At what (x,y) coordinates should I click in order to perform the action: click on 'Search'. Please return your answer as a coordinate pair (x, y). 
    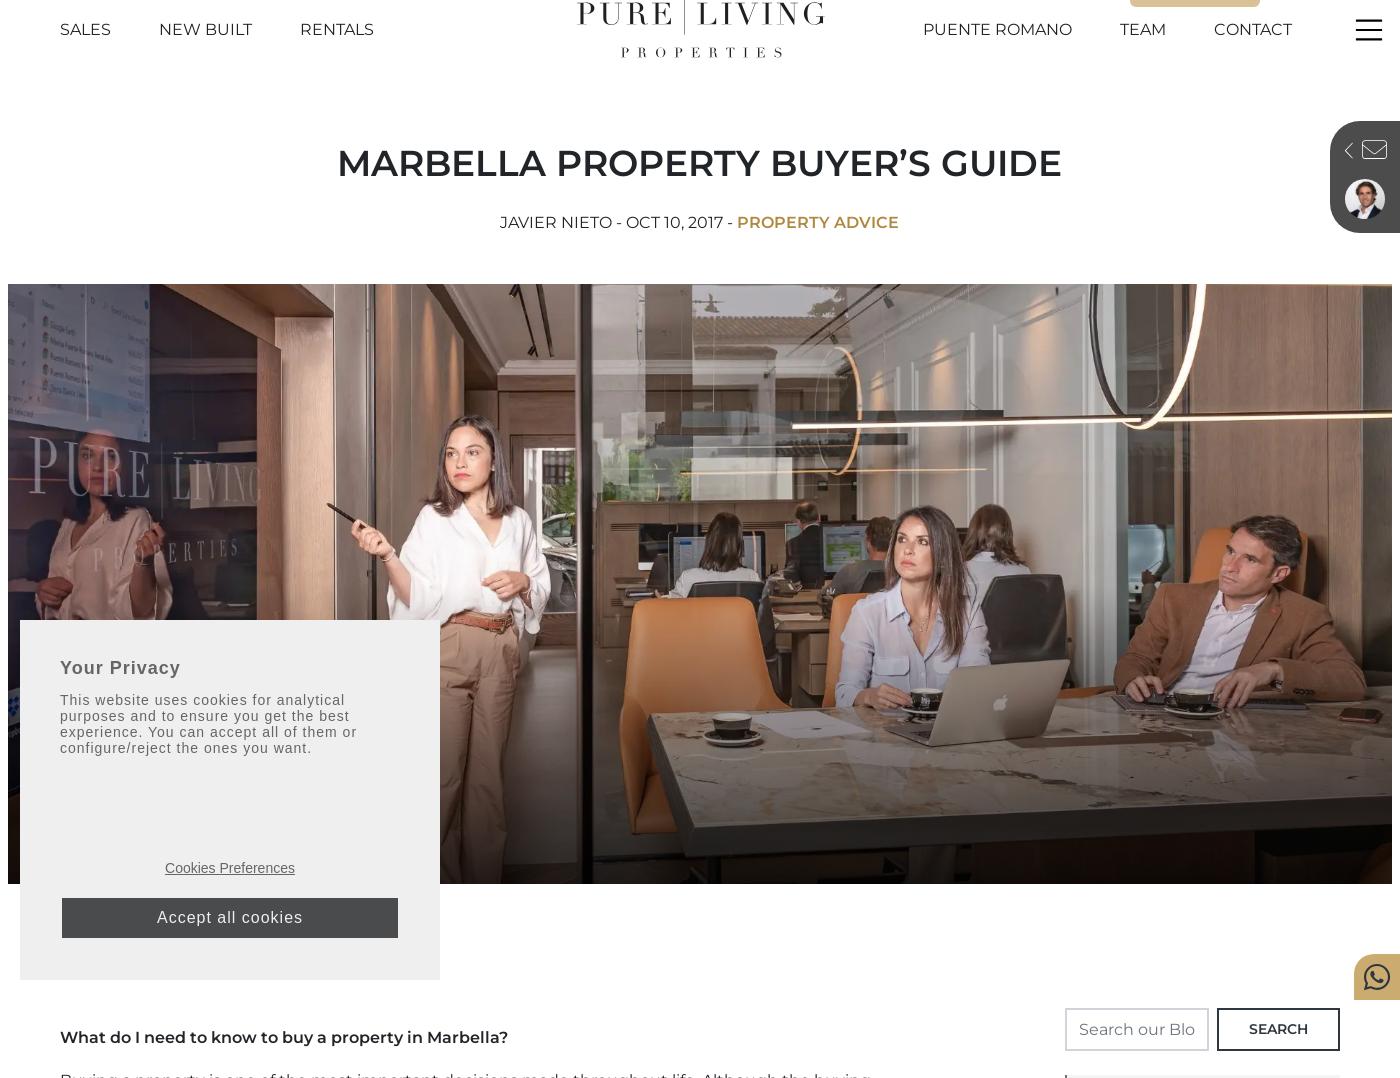
    Looking at the image, I should click on (1278, 1026).